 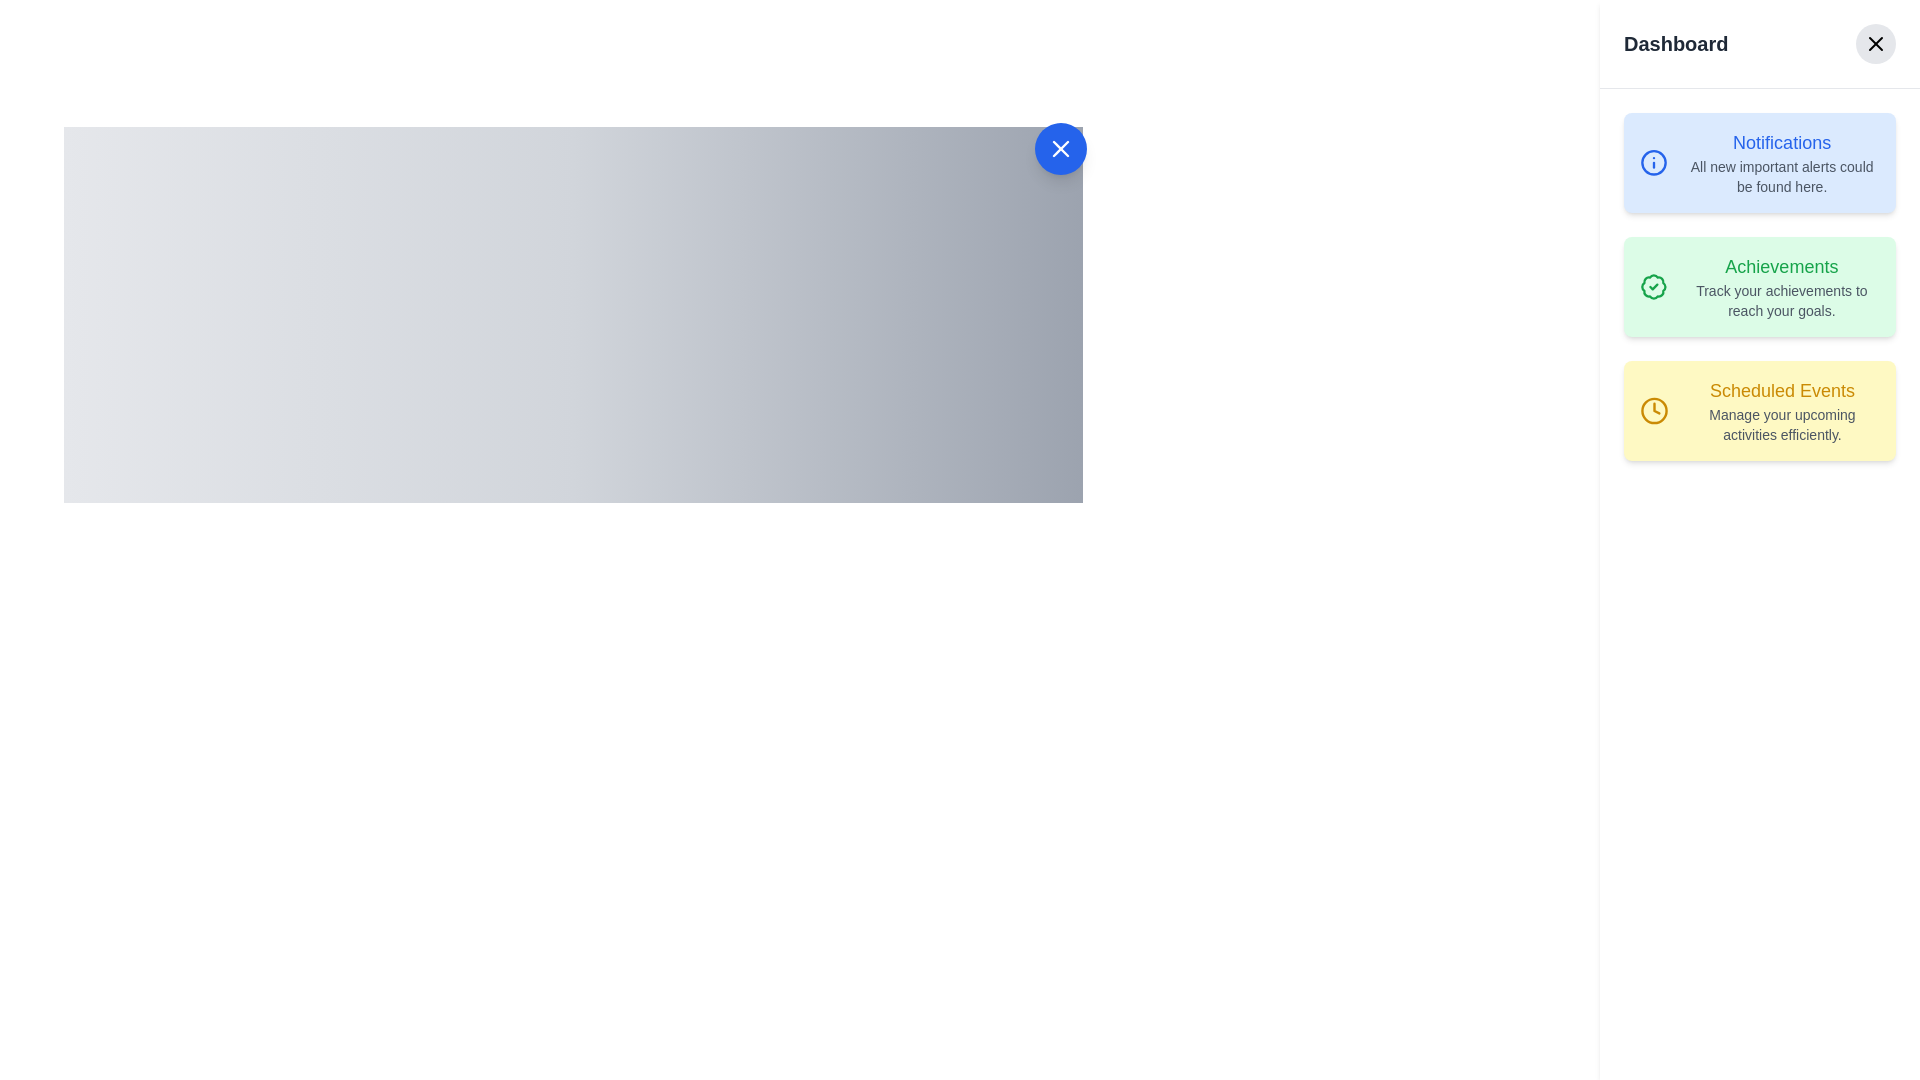 What do you see at coordinates (1875, 43) in the screenshot?
I see `the close or dismiss button located in the top-right corner beside the 'Dashboard' title` at bounding box center [1875, 43].